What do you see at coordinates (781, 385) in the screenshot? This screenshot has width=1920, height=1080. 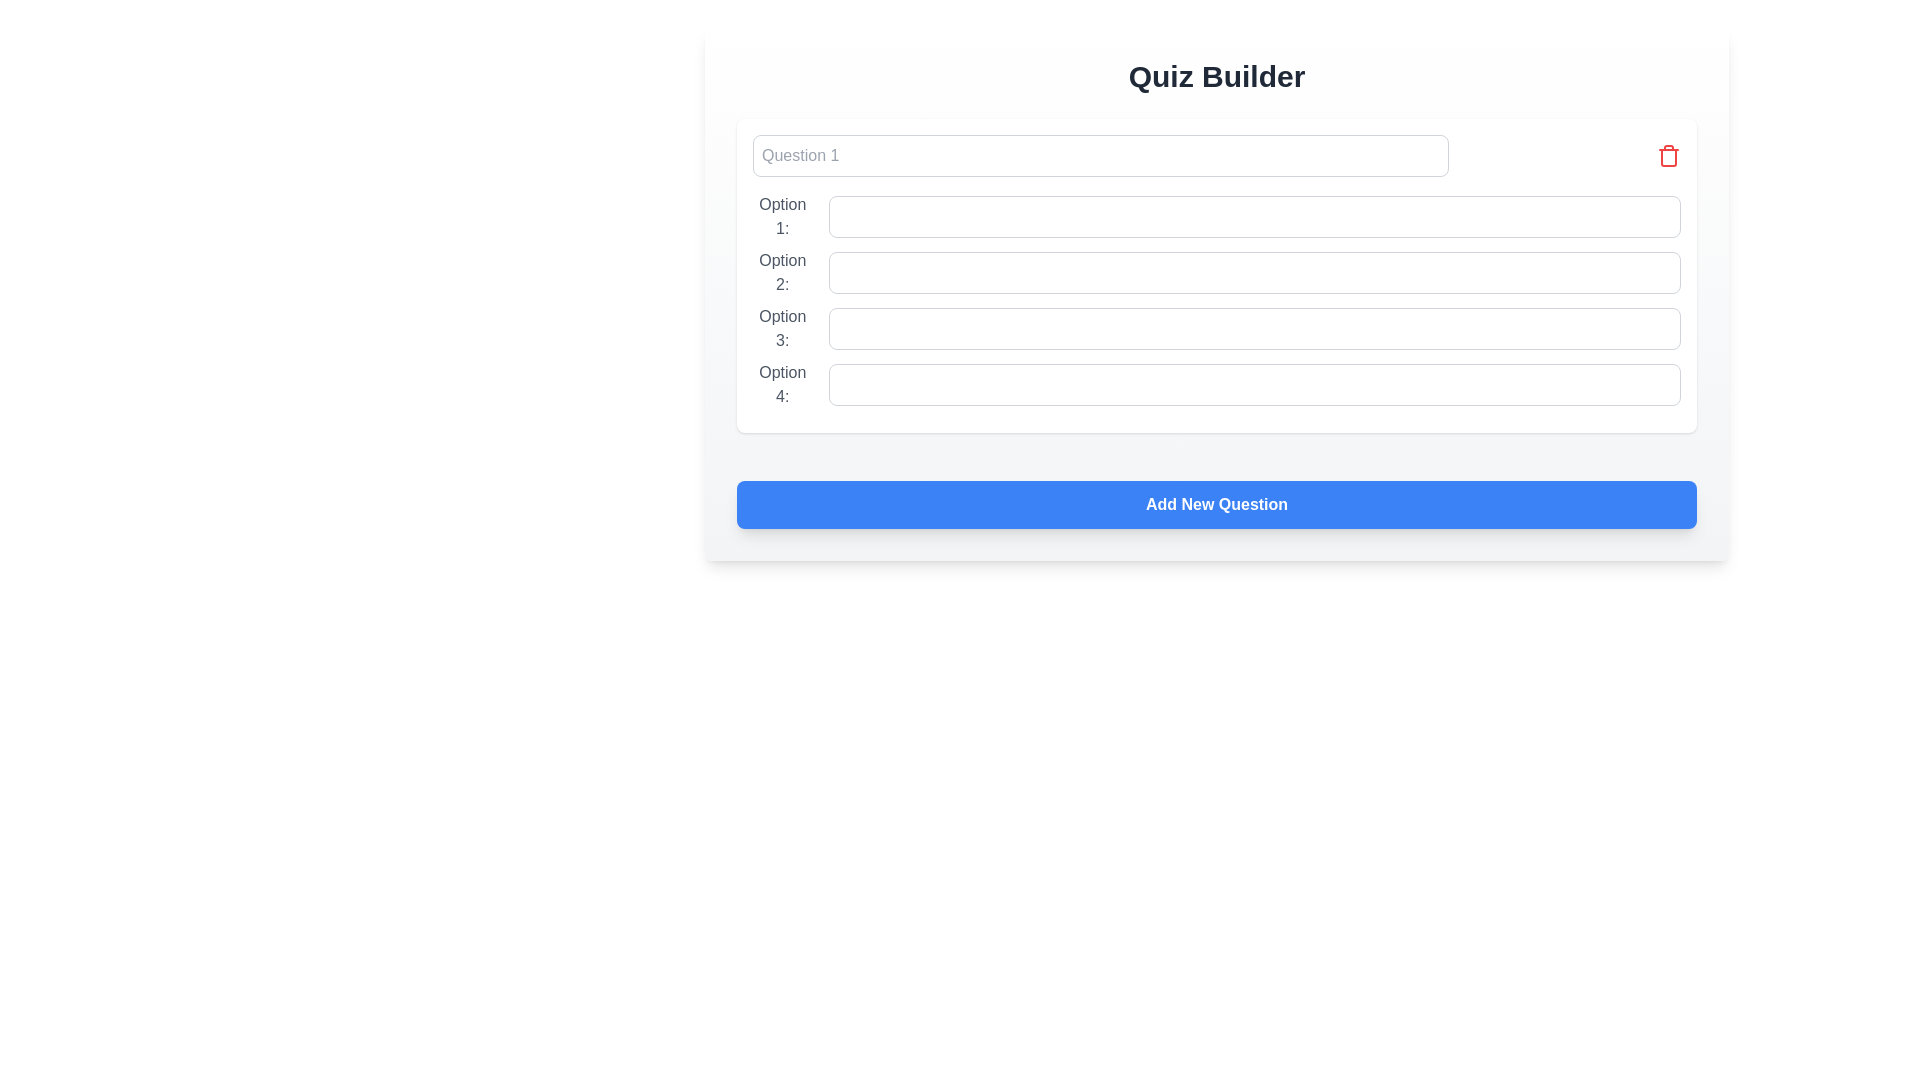 I see `the Text label guiding users to provide data related to Option 4, located in the third column of labeled options before the corresponding text input field` at bounding box center [781, 385].